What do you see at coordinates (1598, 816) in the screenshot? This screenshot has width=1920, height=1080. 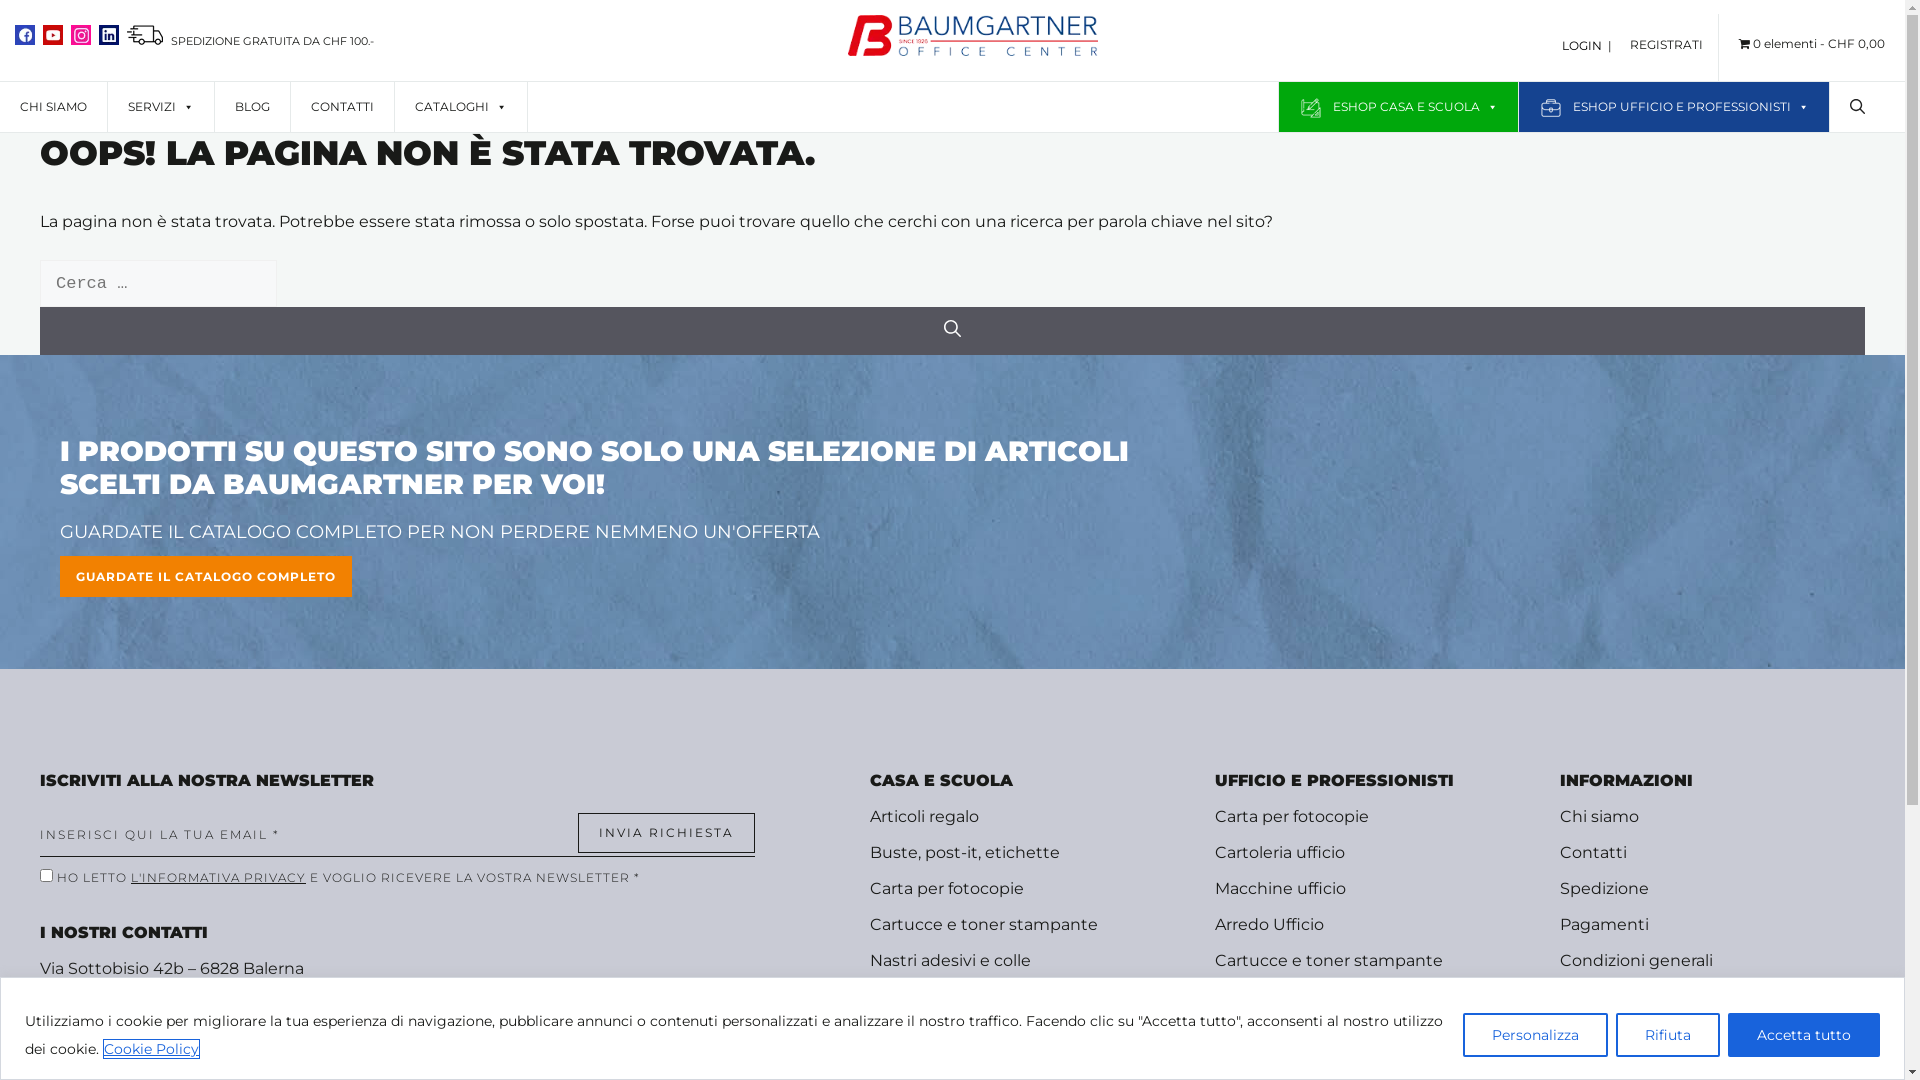 I see `'Chi siamo'` at bounding box center [1598, 816].